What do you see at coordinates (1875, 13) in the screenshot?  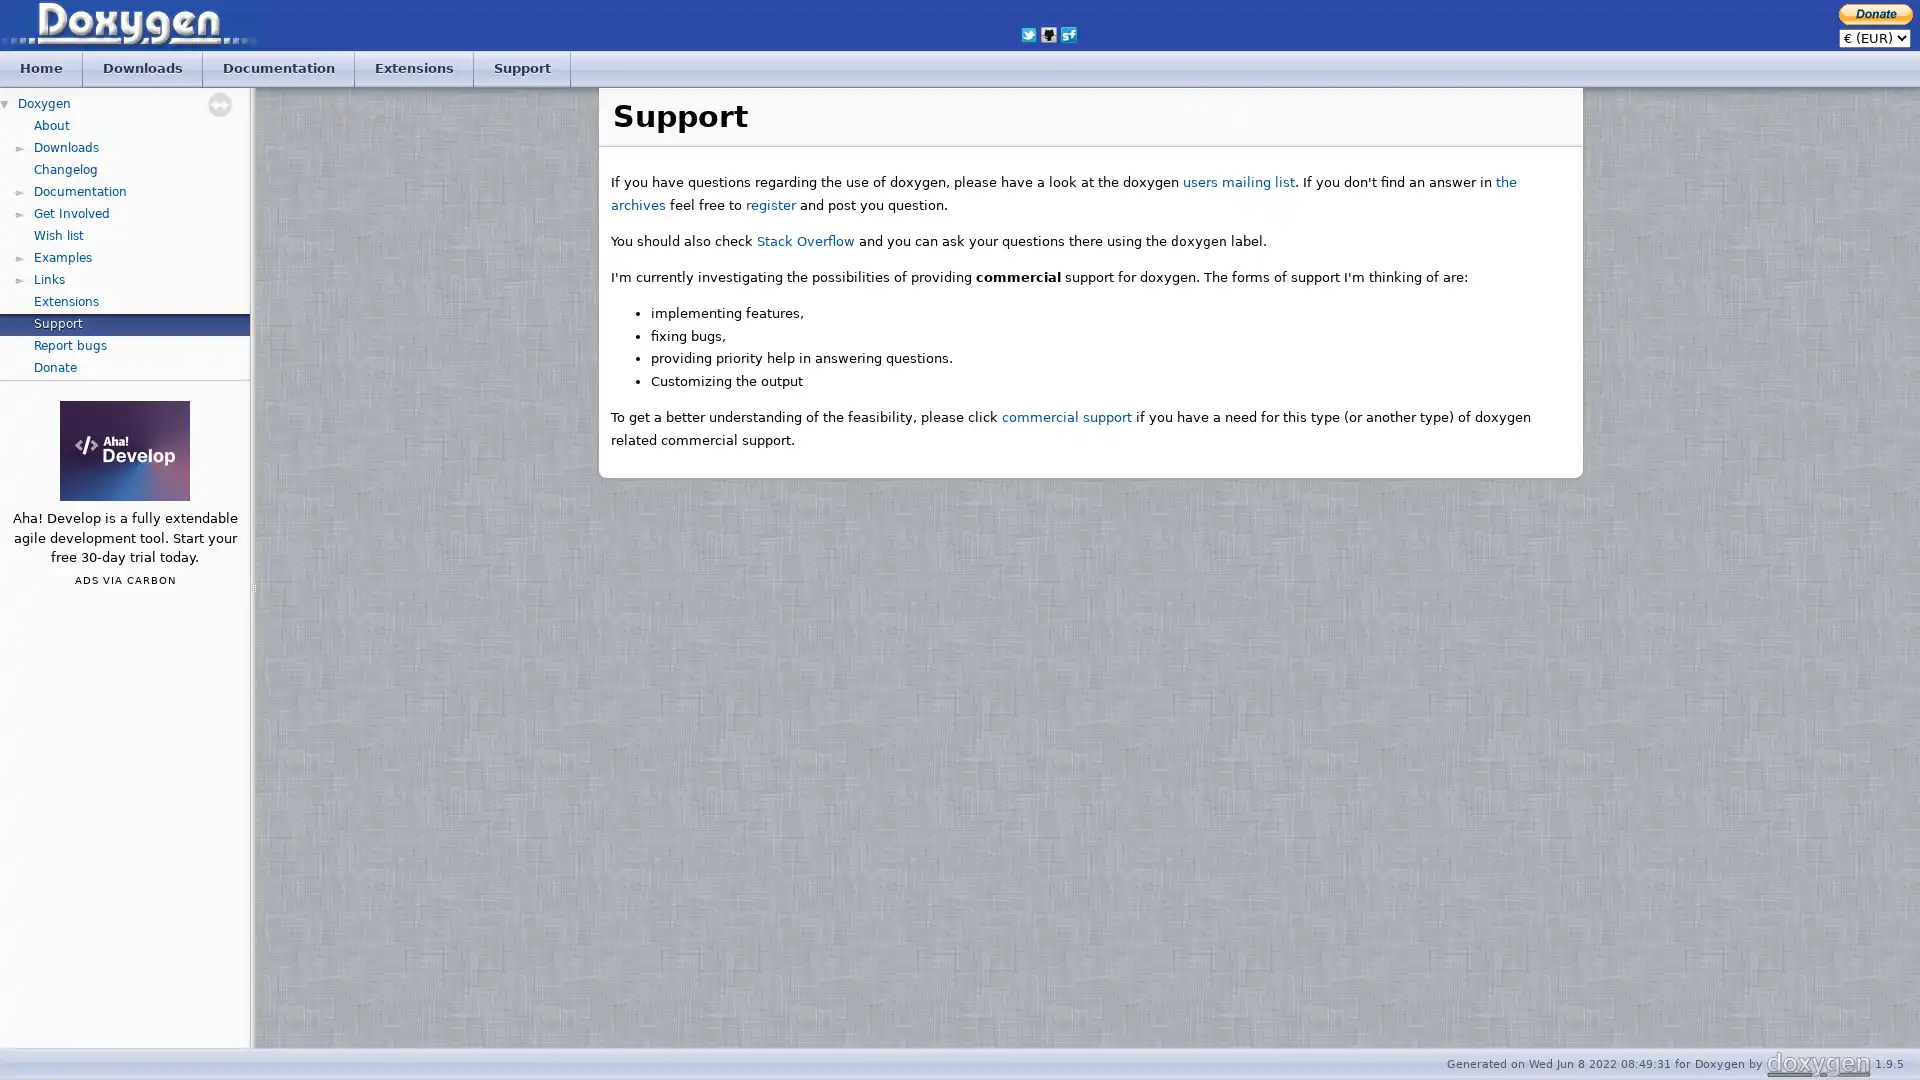 I see `Donate to Doxygen with PayPal!` at bounding box center [1875, 13].